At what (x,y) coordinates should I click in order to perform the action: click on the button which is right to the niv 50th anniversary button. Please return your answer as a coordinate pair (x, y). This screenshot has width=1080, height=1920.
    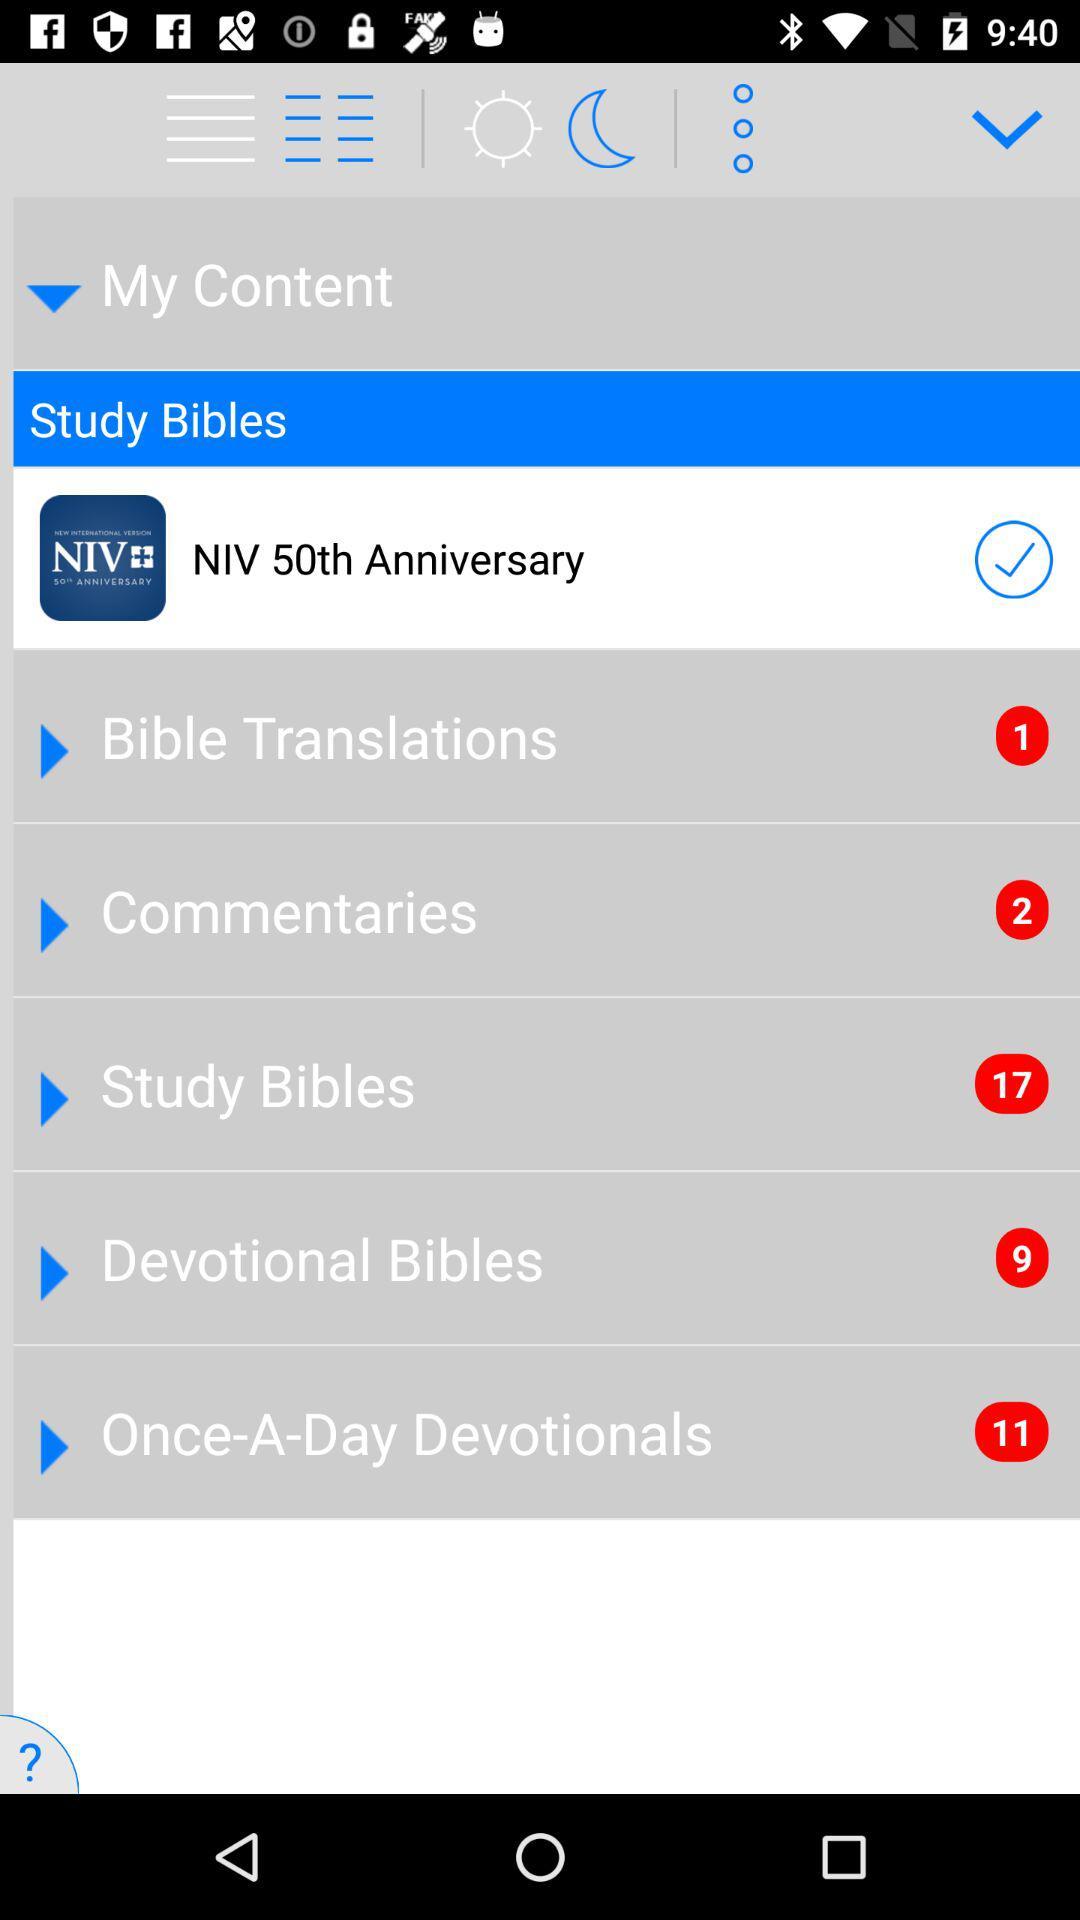
    Looking at the image, I should click on (1014, 560).